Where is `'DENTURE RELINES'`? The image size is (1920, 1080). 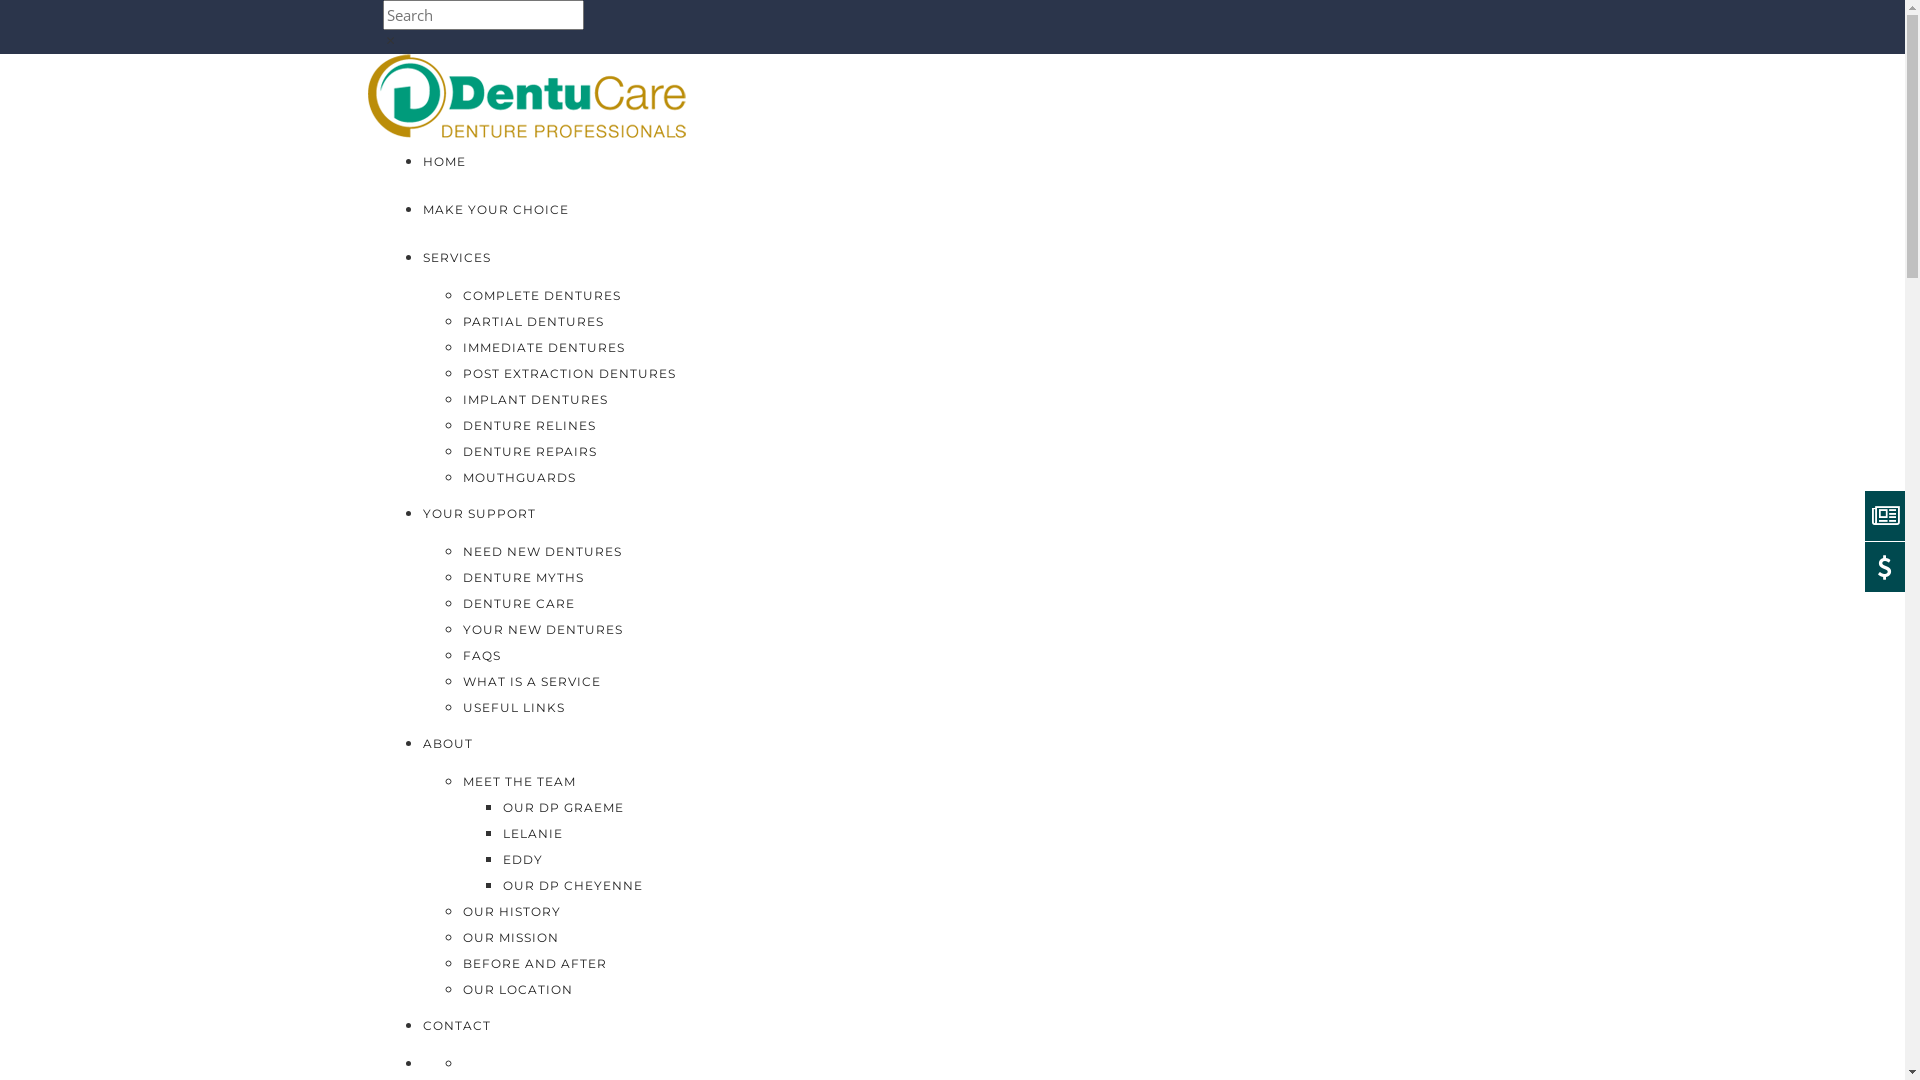
'DENTURE RELINES' is located at coordinates (460, 424).